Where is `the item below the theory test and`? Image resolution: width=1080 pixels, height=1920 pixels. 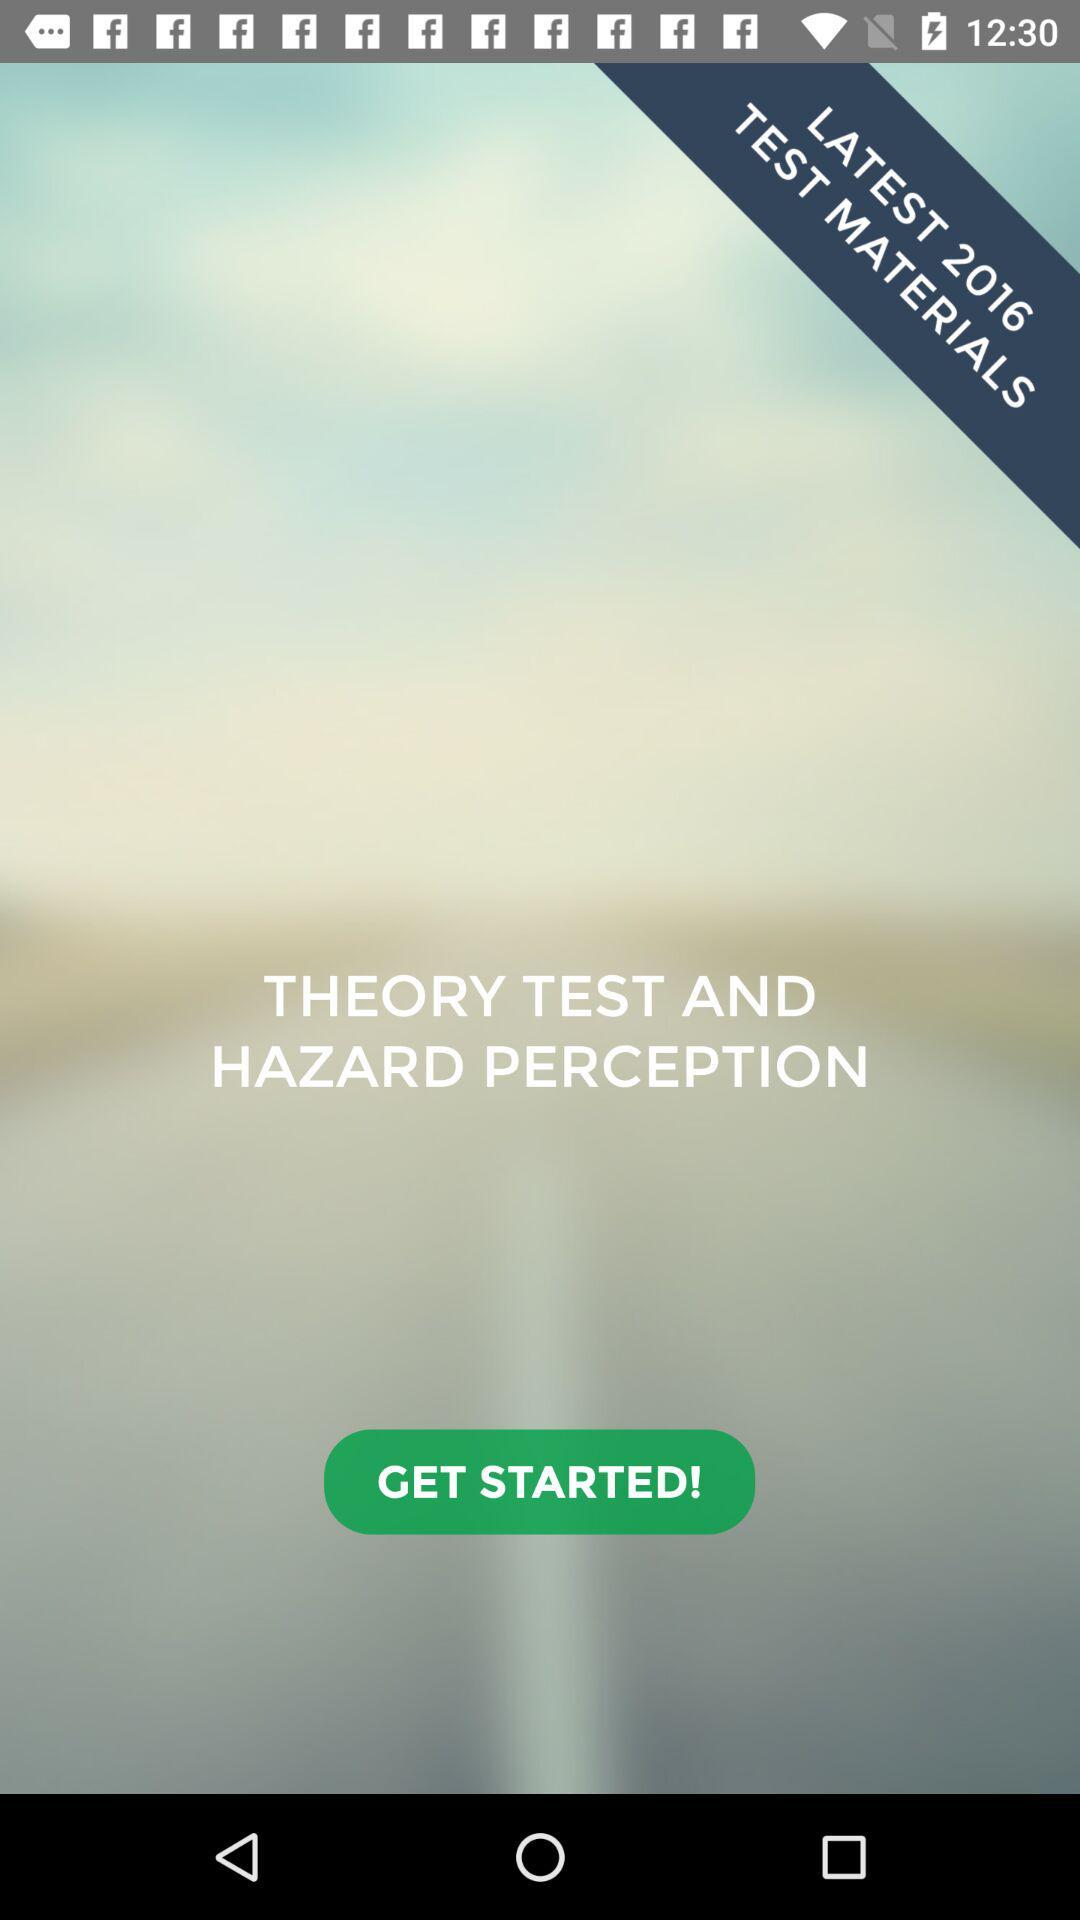 the item below the theory test and is located at coordinates (538, 1482).